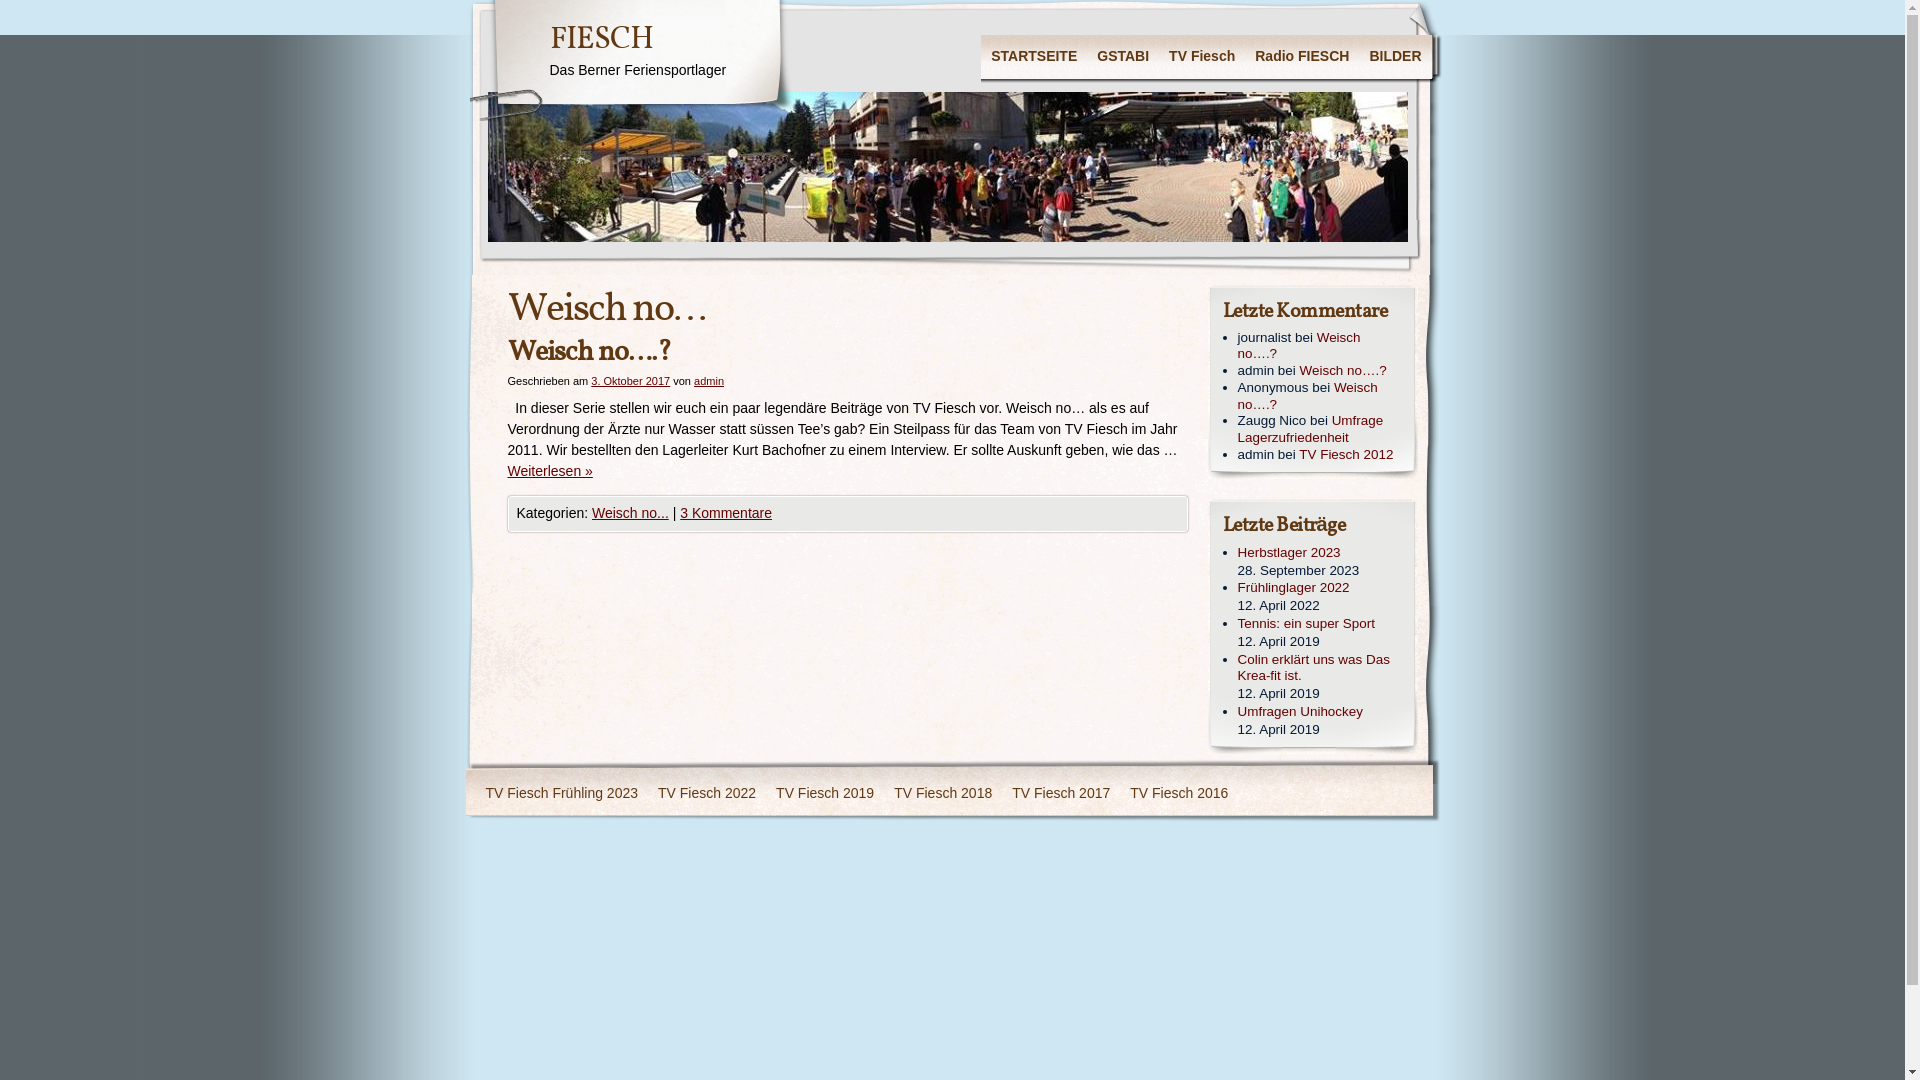 The image size is (1920, 1080). I want to click on 'Herbstlager 2023', so click(1320, 553).